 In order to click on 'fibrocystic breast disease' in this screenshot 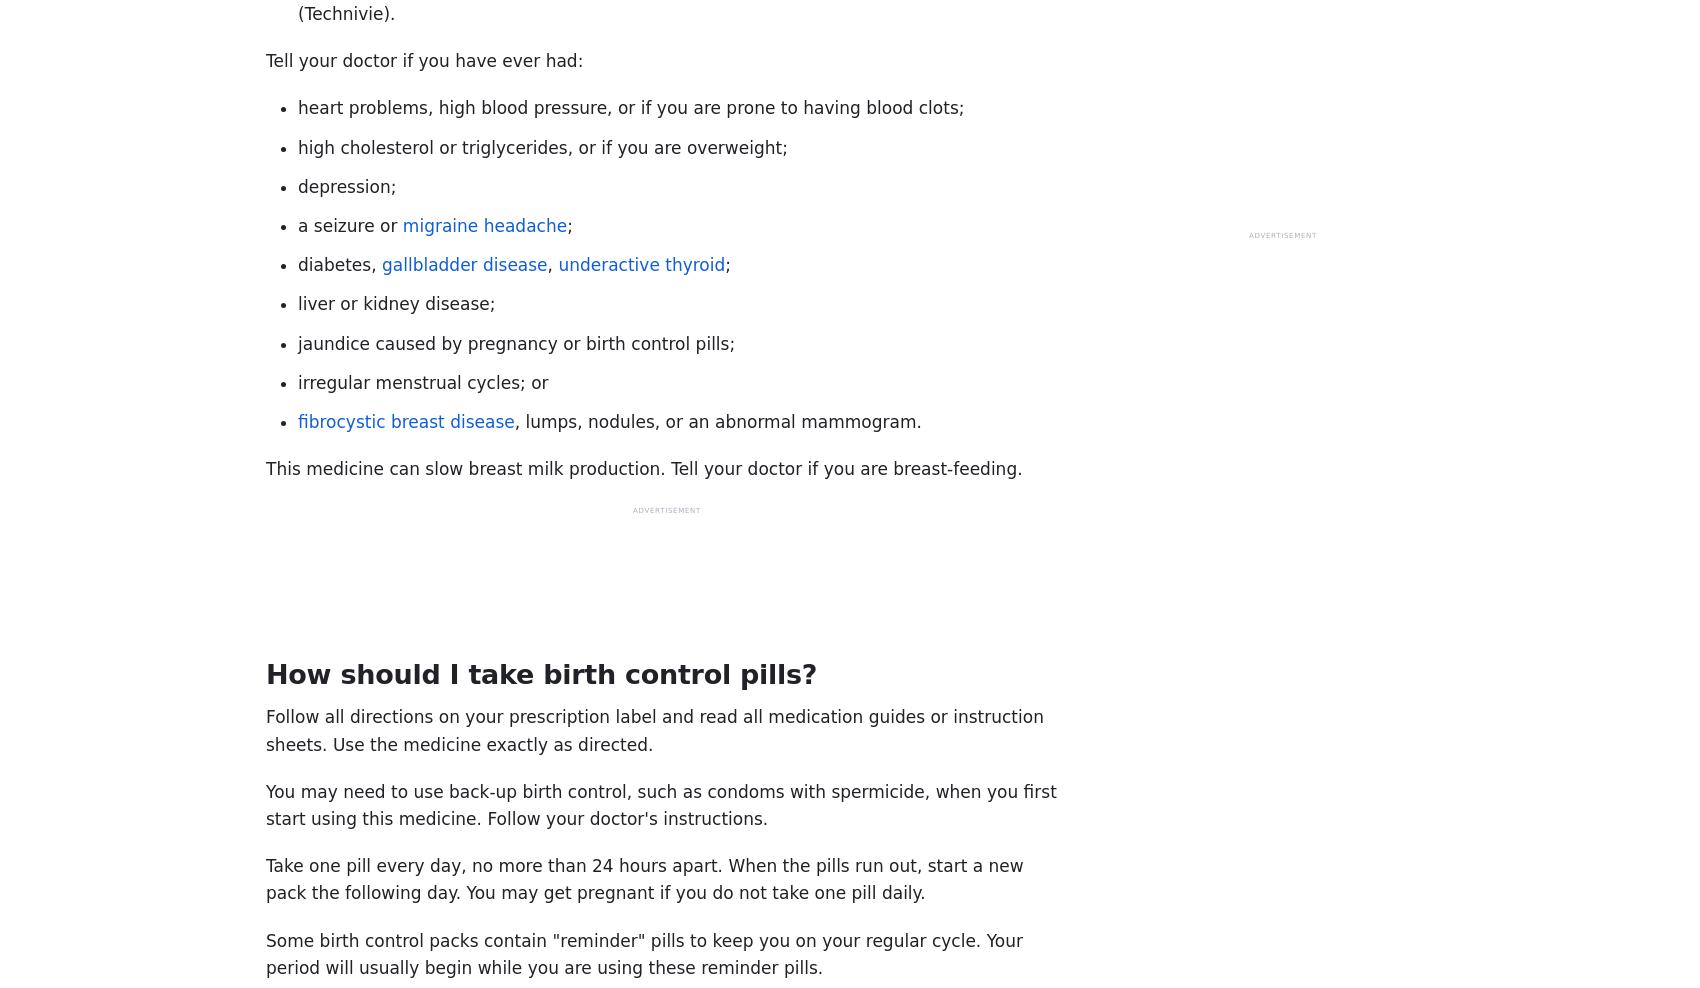, I will do `click(298, 419)`.